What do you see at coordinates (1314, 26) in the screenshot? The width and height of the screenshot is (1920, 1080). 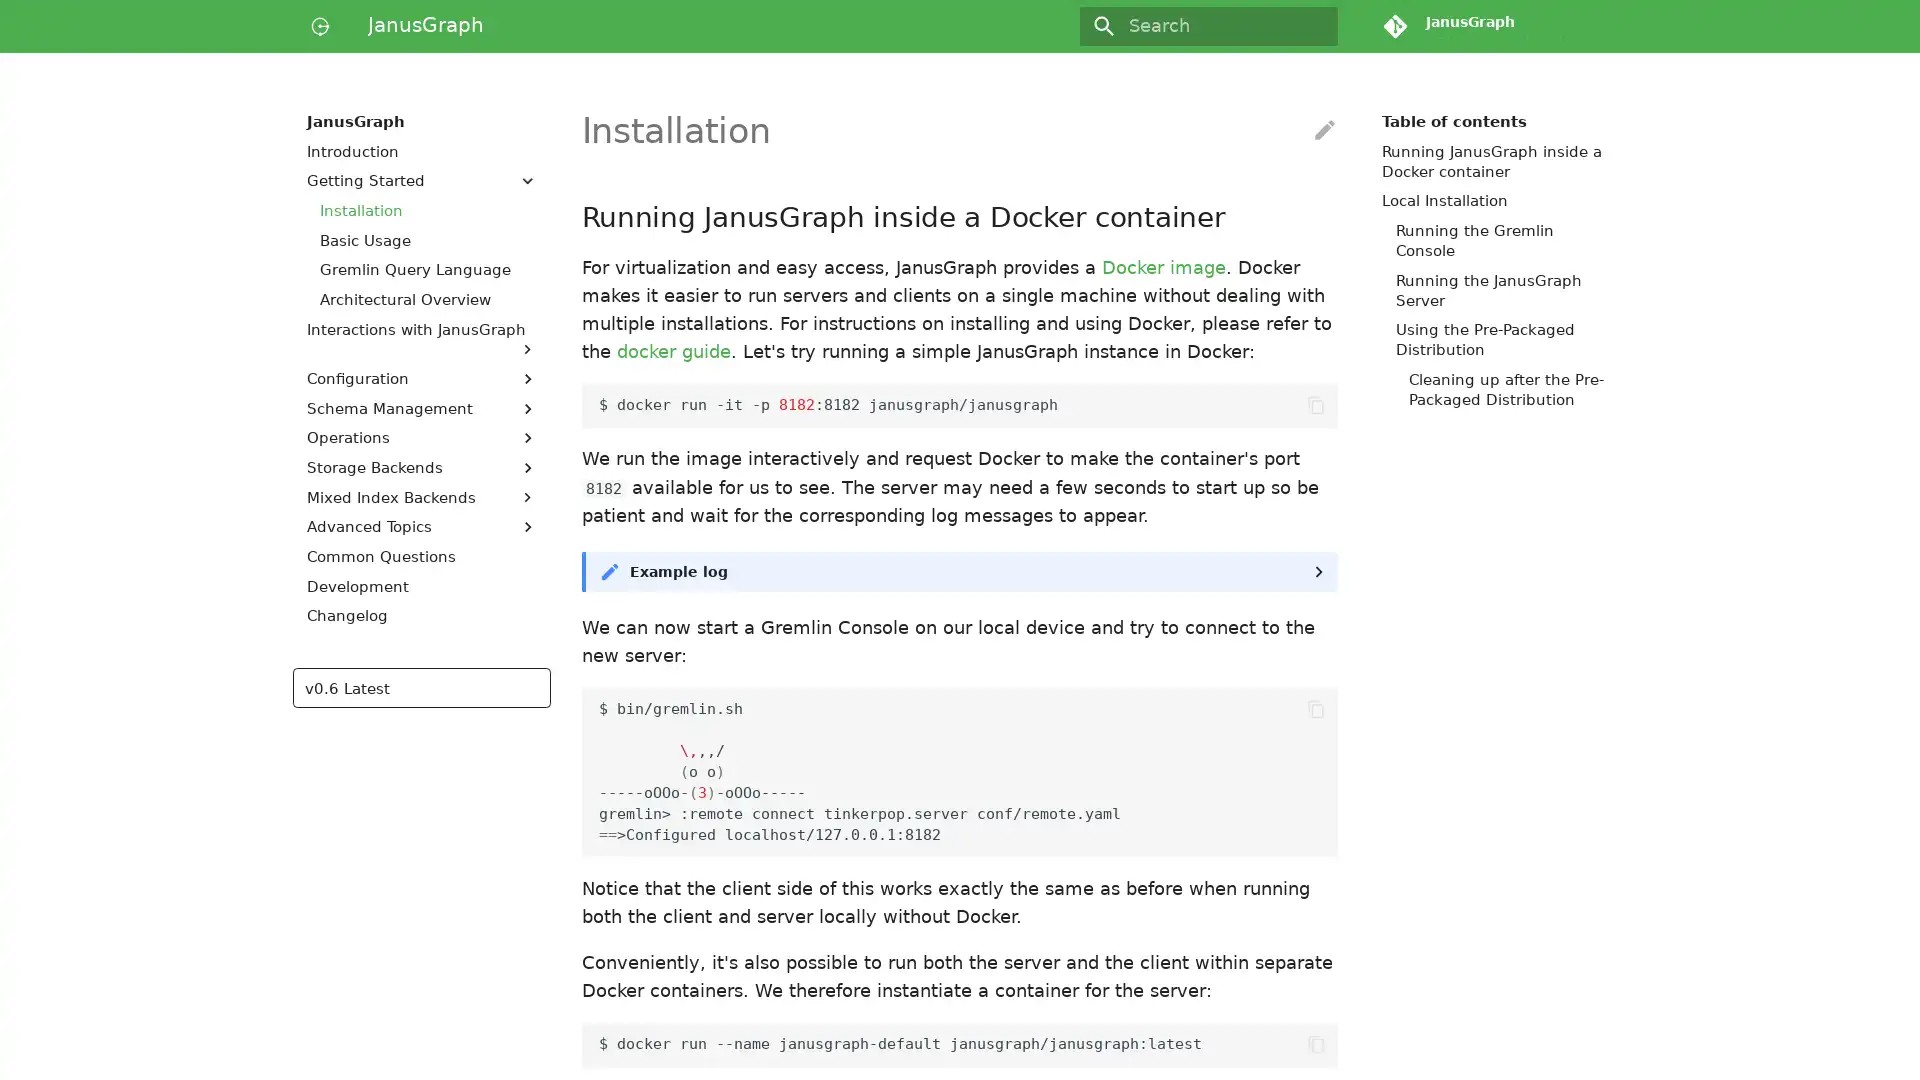 I see `Clear` at bounding box center [1314, 26].